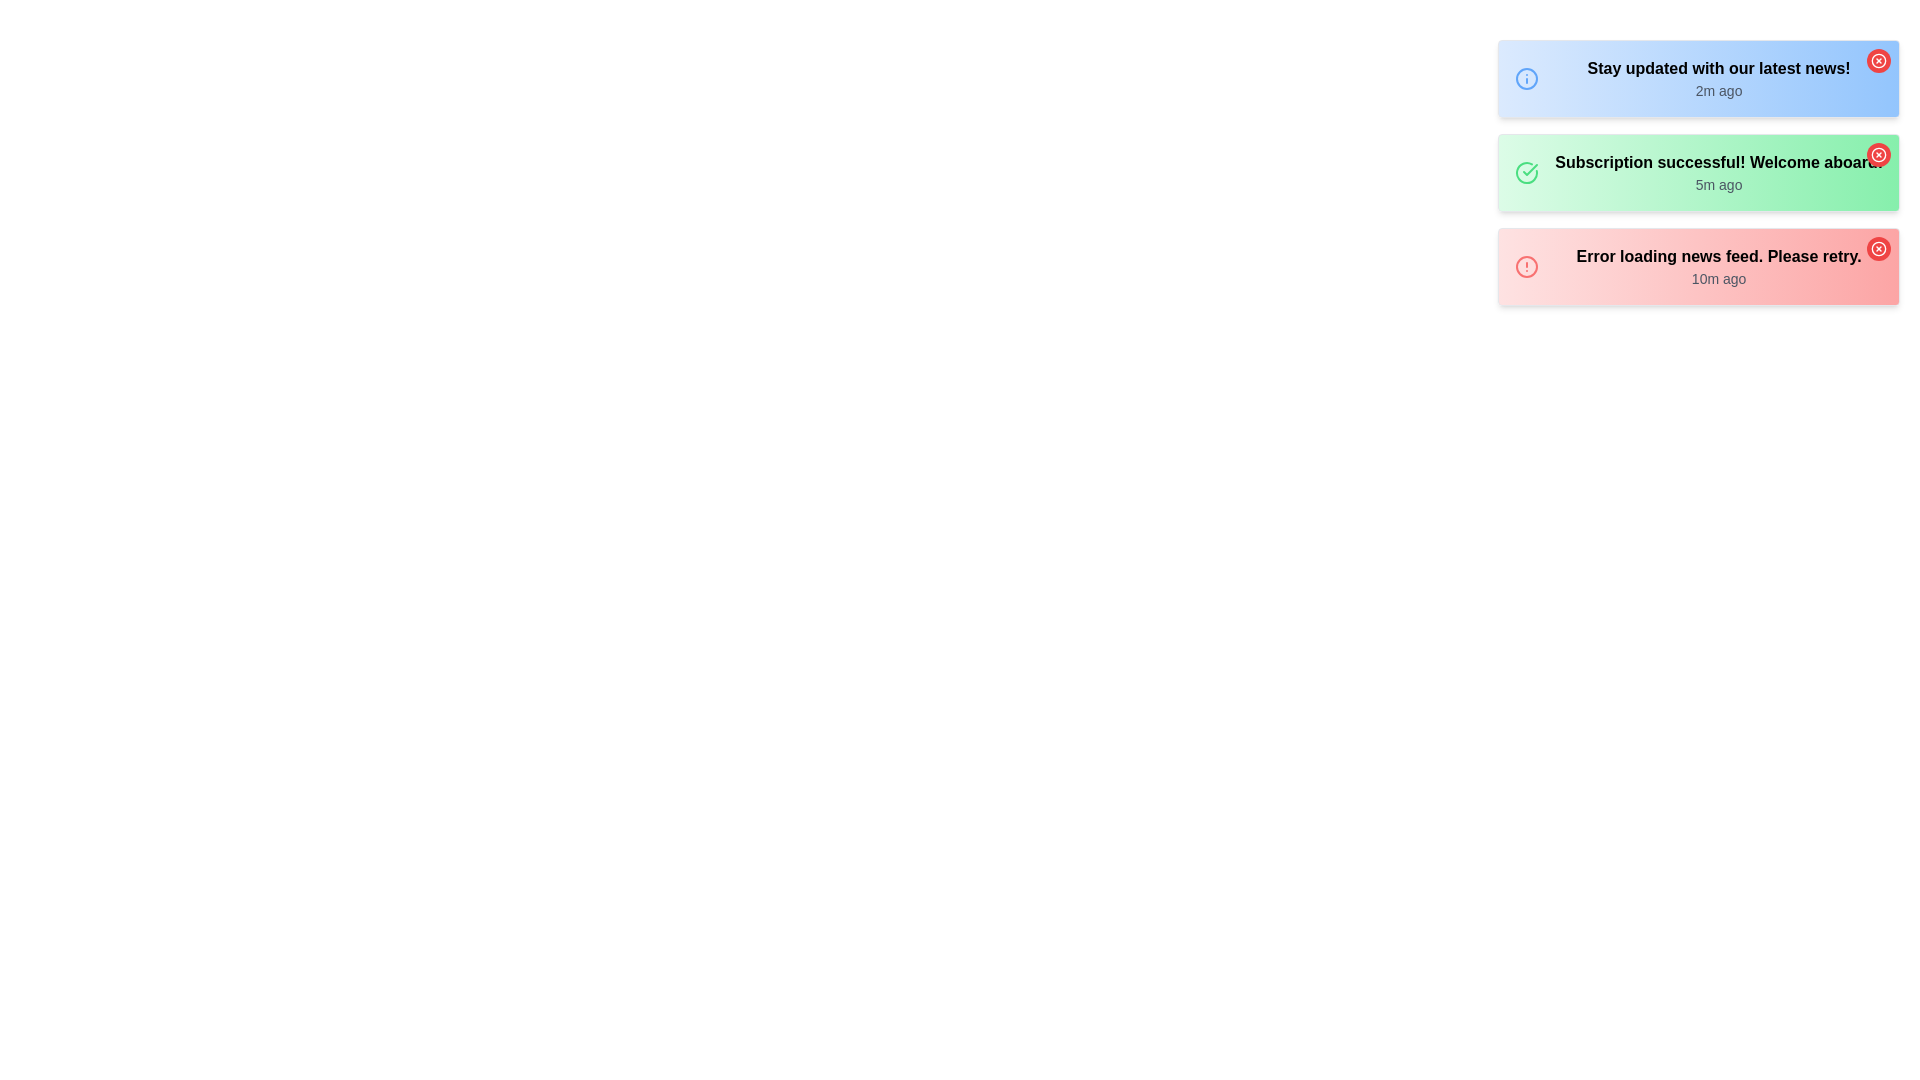 This screenshot has width=1920, height=1080. What do you see at coordinates (1698, 172) in the screenshot?
I see `the success notification box, which is the second vertically stacked notification box` at bounding box center [1698, 172].